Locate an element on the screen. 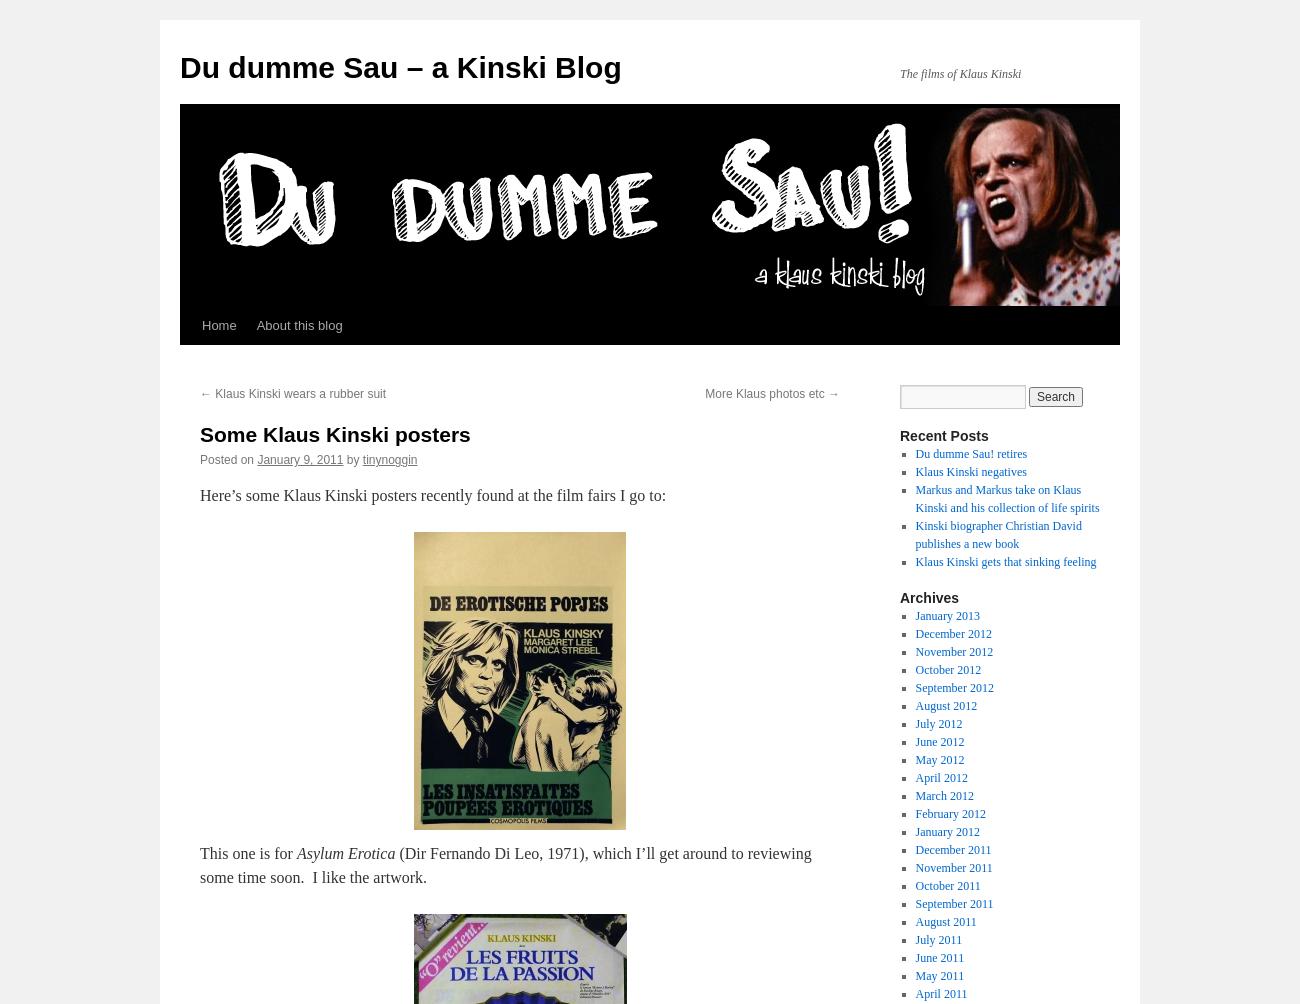 The image size is (1300, 1004). 'January 9, 2011' is located at coordinates (300, 459).